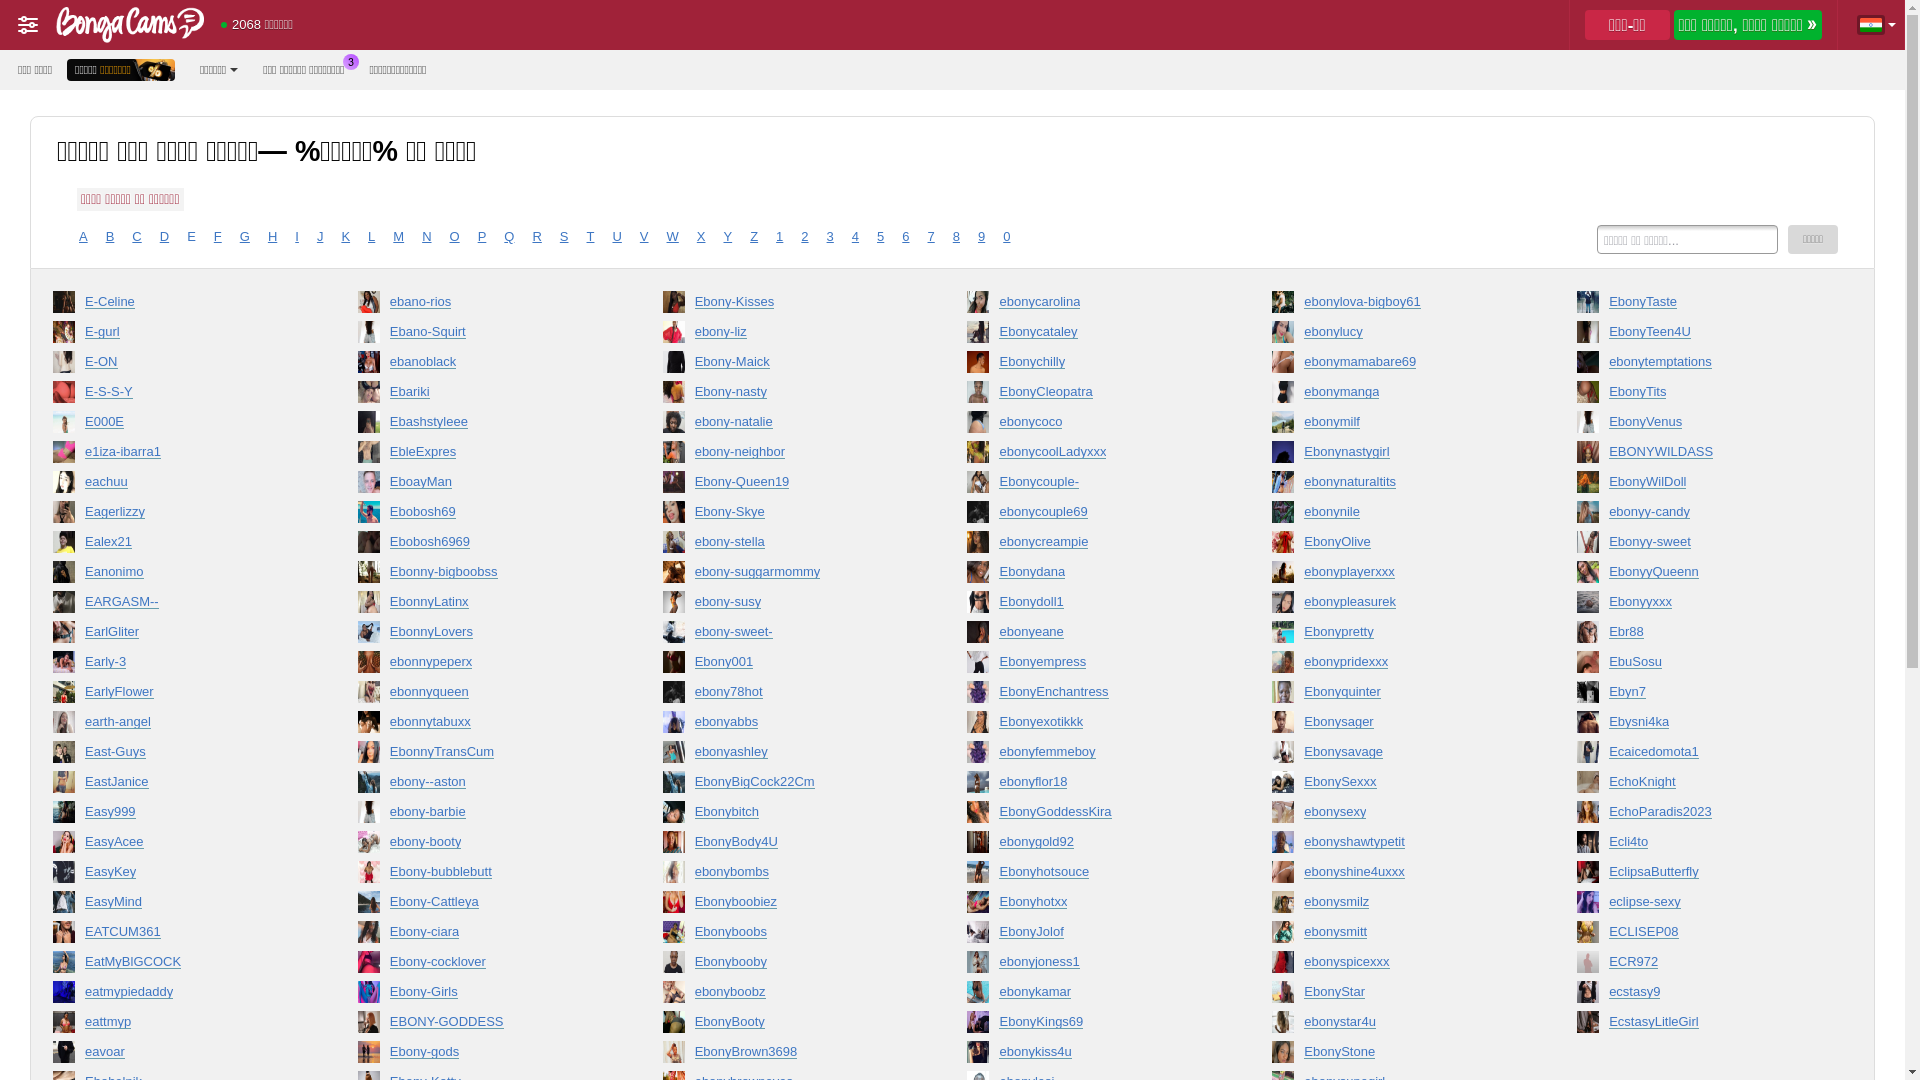 The height and width of the screenshot is (1080, 1920). I want to click on 'X', so click(701, 235).